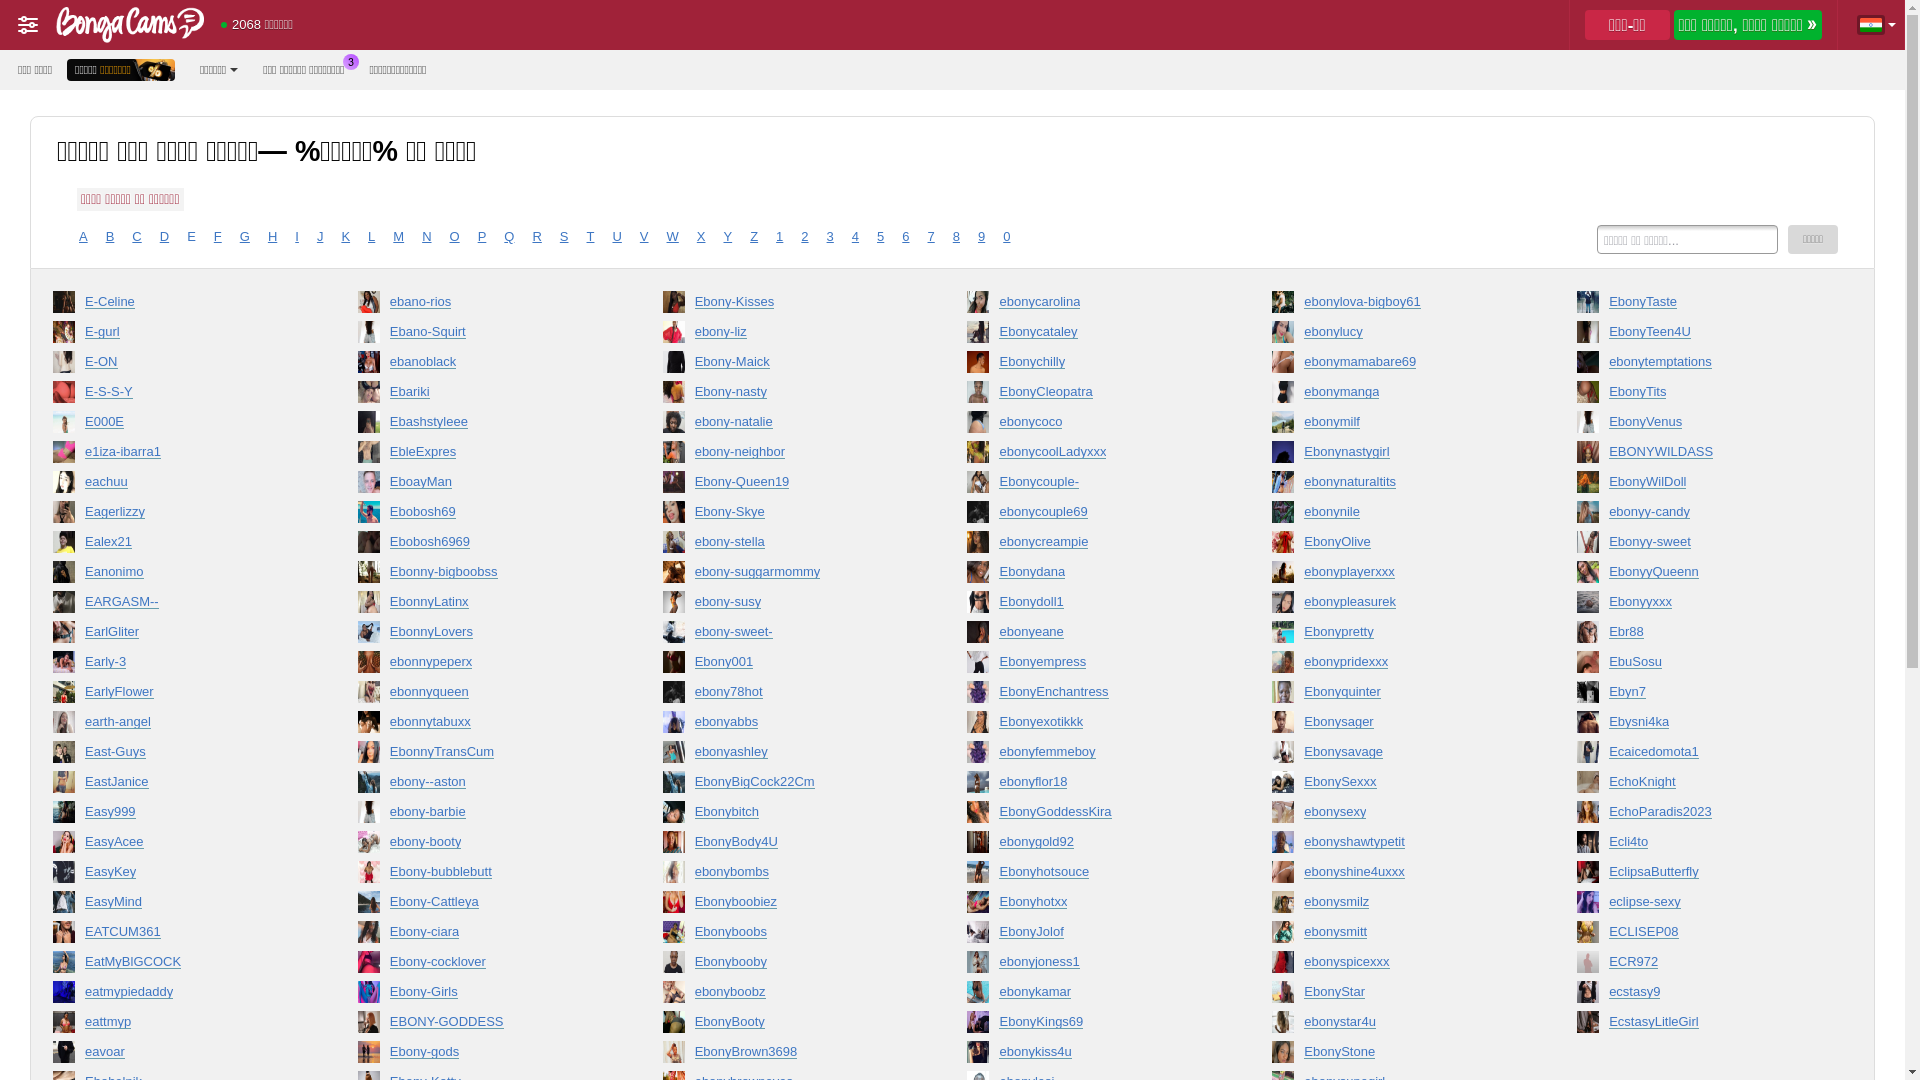 The height and width of the screenshot is (1080, 1920). I want to click on 'X', so click(701, 235).